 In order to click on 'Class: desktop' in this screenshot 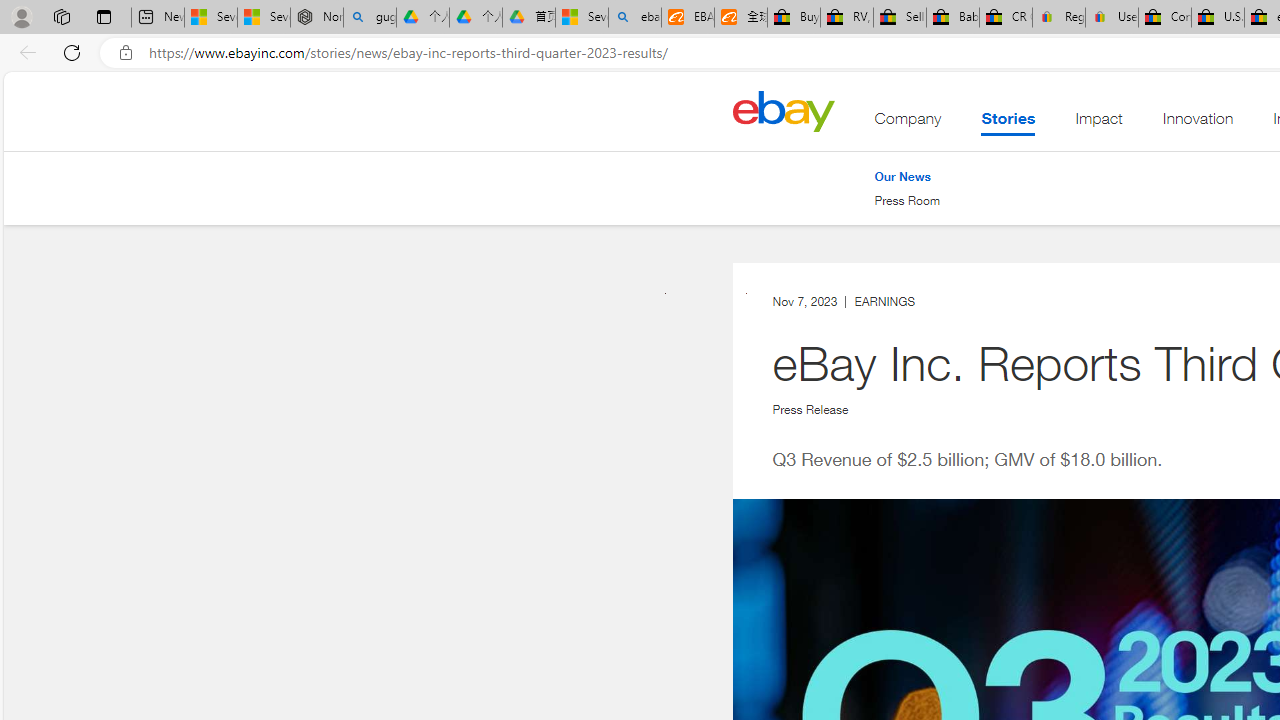, I will do `click(782, 111)`.